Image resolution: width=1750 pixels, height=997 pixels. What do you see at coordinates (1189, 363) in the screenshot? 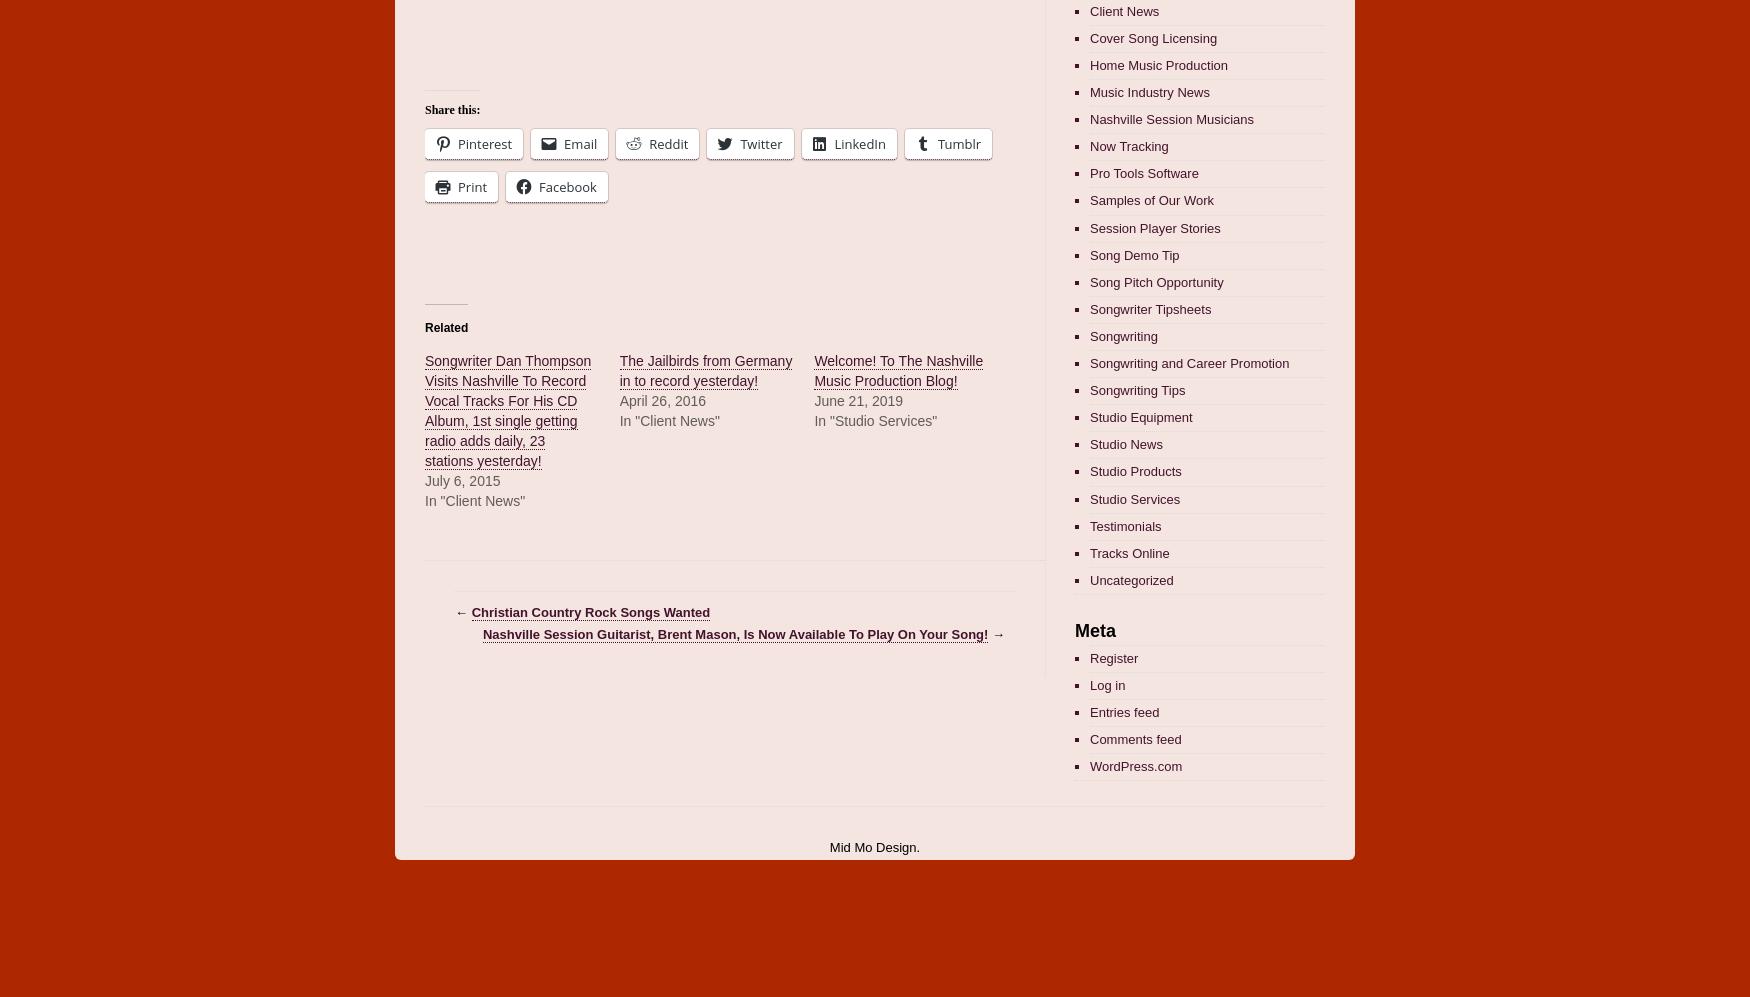
I see `'Songwriting and Career Promotion'` at bounding box center [1189, 363].